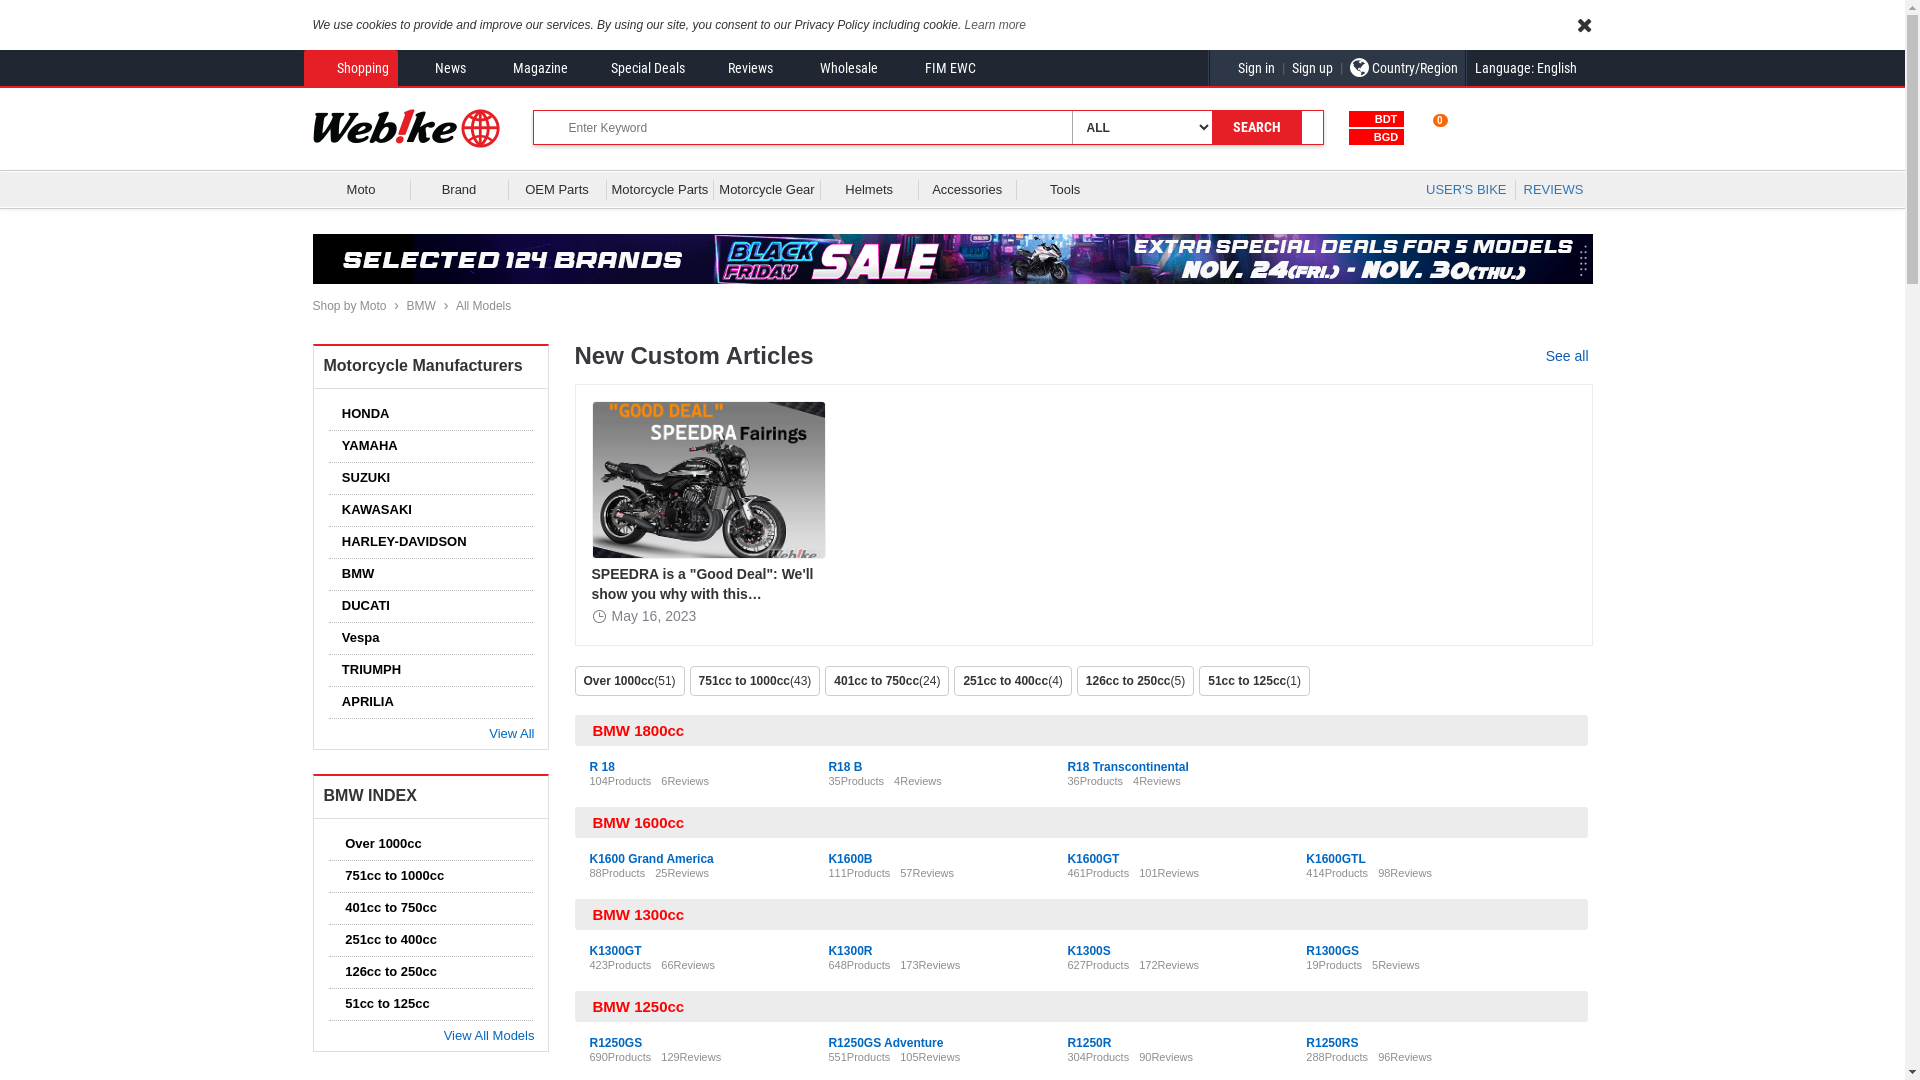  What do you see at coordinates (849, 858) in the screenshot?
I see `'K1600B'` at bounding box center [849, 858].